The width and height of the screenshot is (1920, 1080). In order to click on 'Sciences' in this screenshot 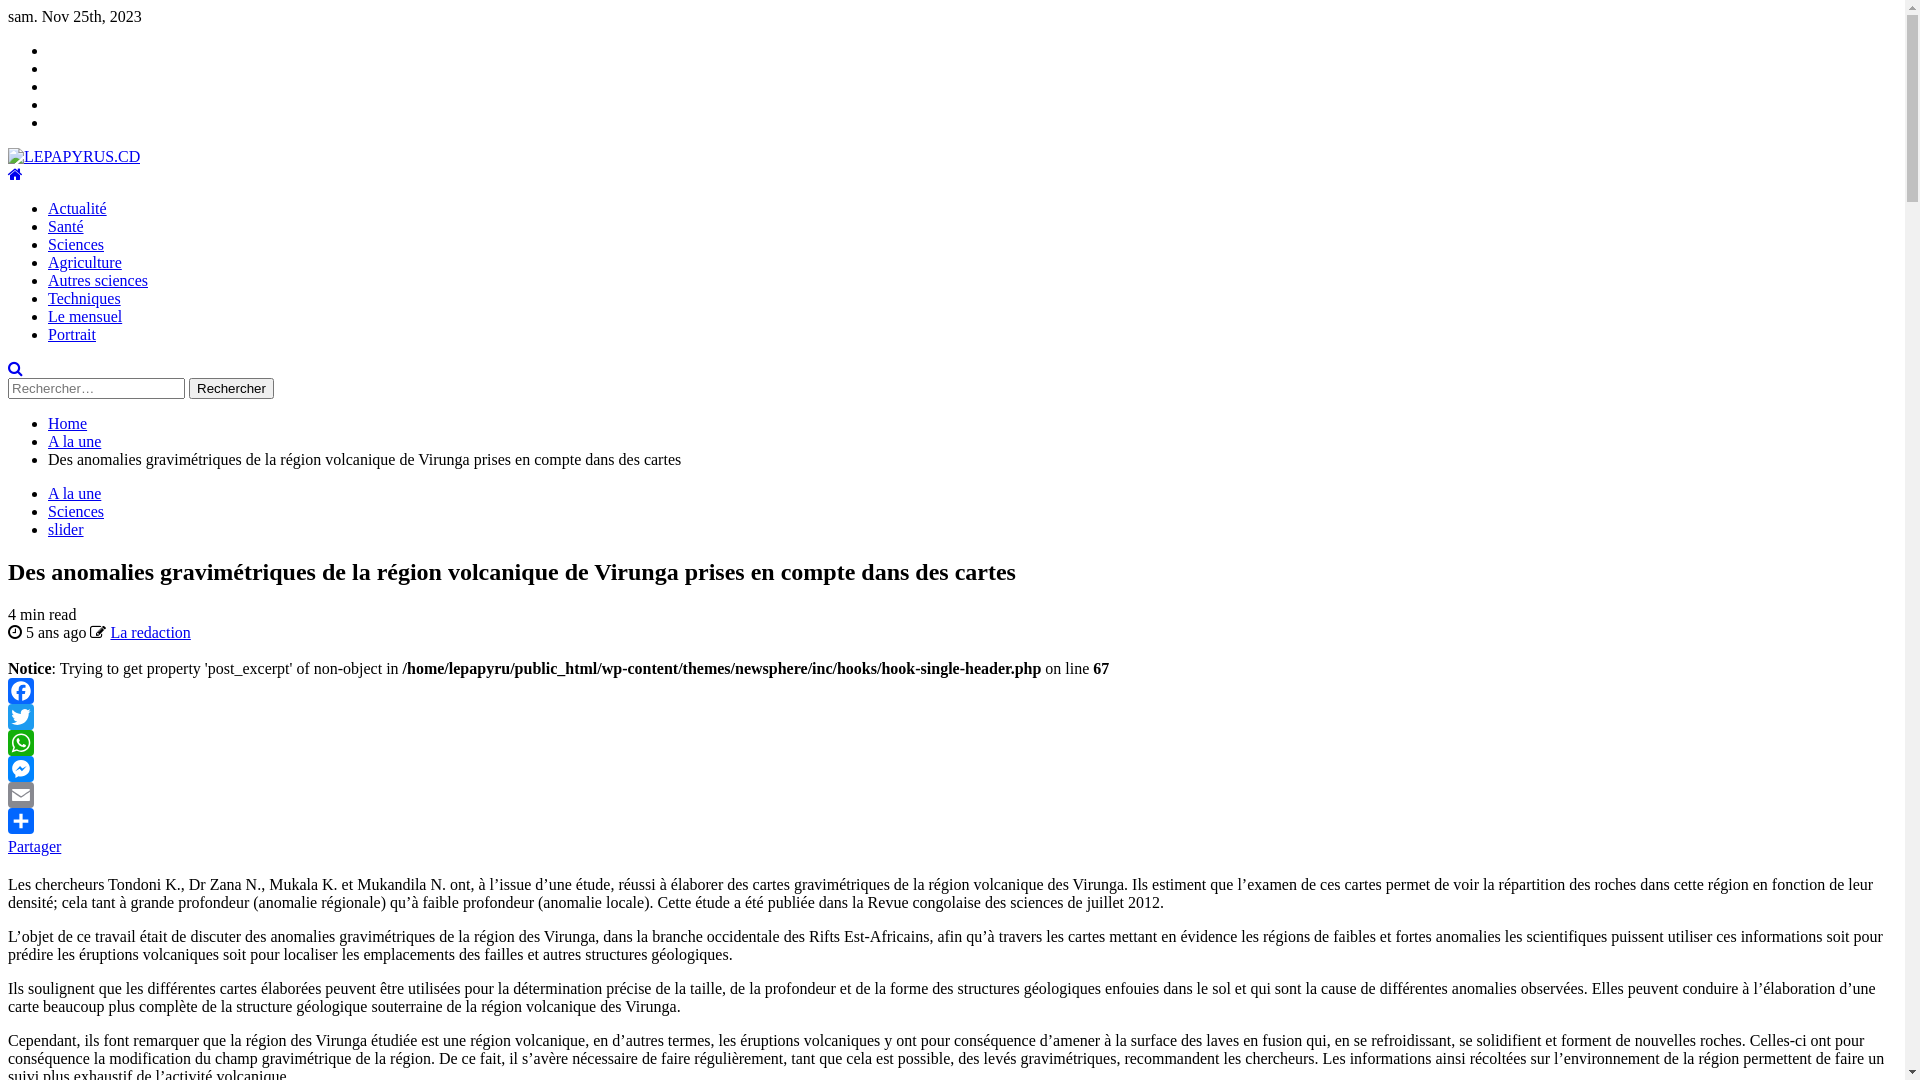, I will do `click(76, 510)`.